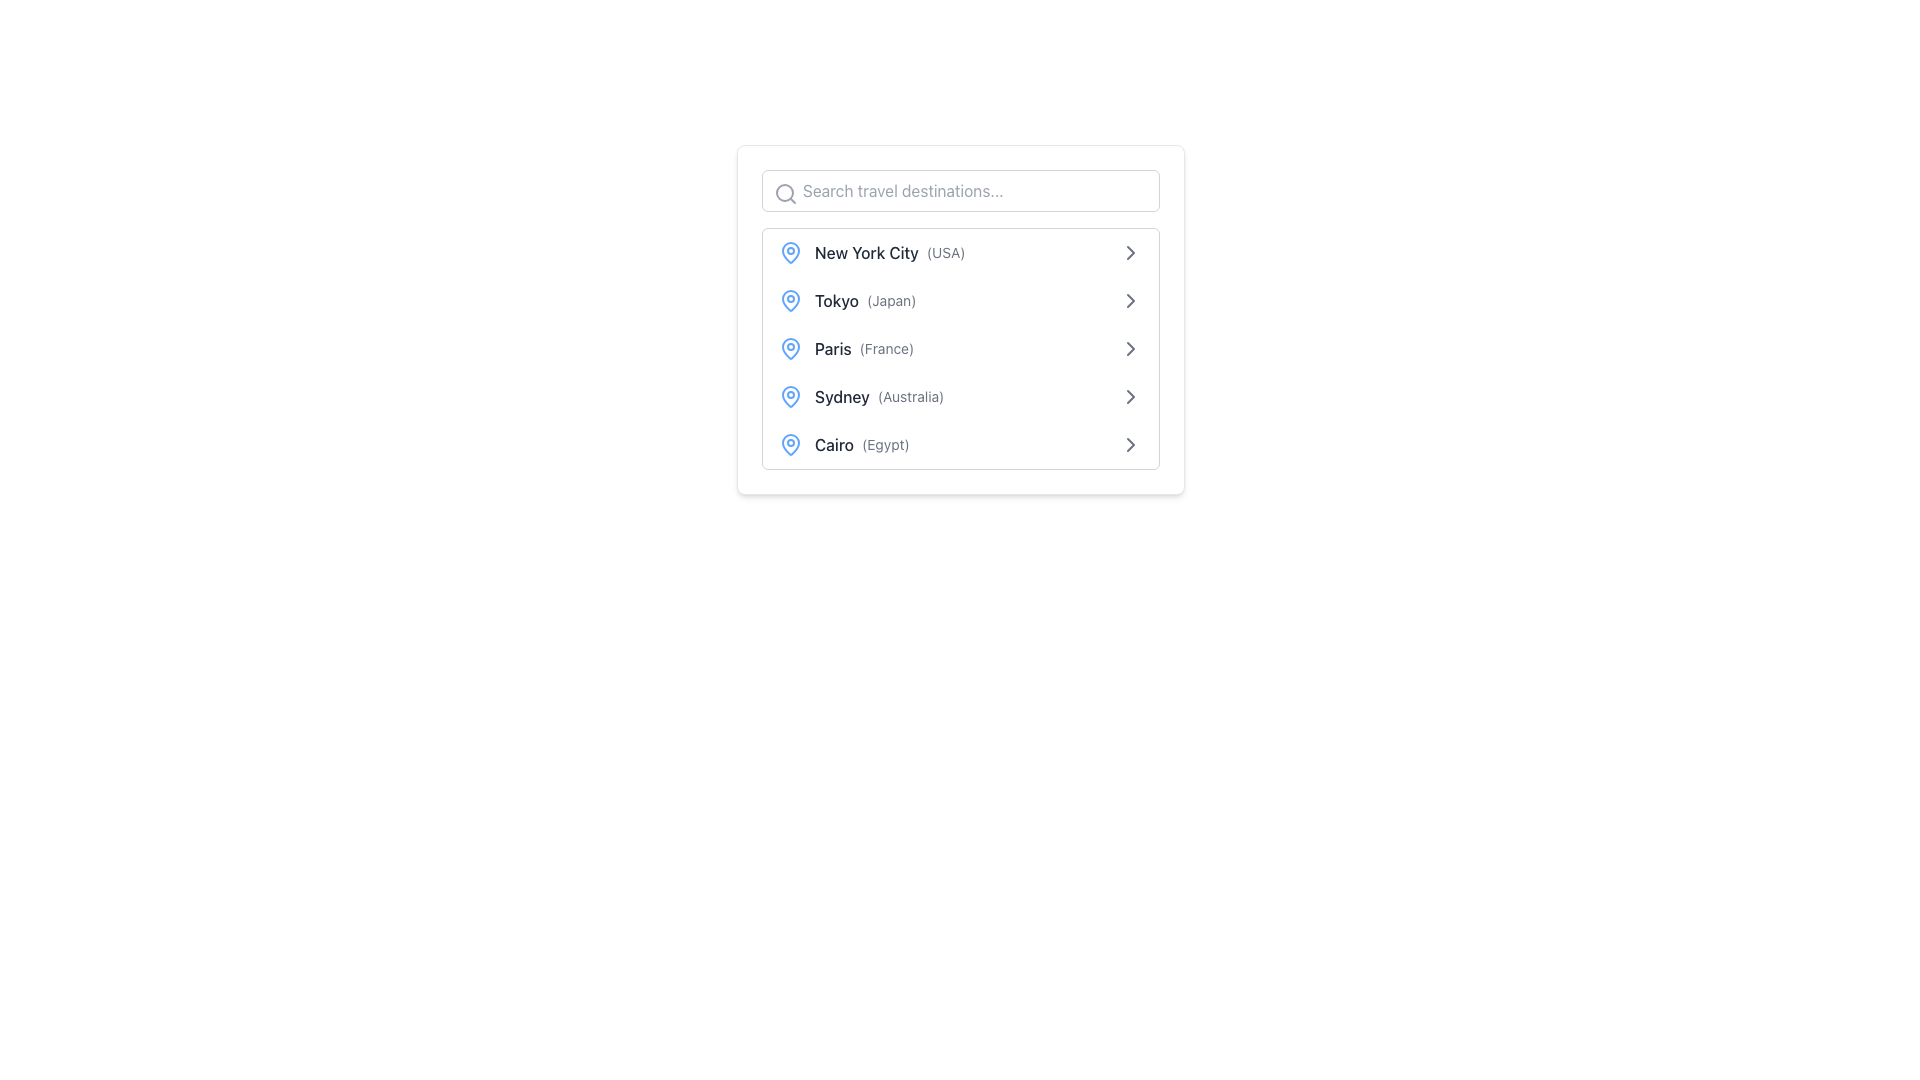  Describe the element at coordinates (784, 192) in the screenshot. I see `the hollow circular shape within the search icon located at the top left corner of the search bar area` at that location.